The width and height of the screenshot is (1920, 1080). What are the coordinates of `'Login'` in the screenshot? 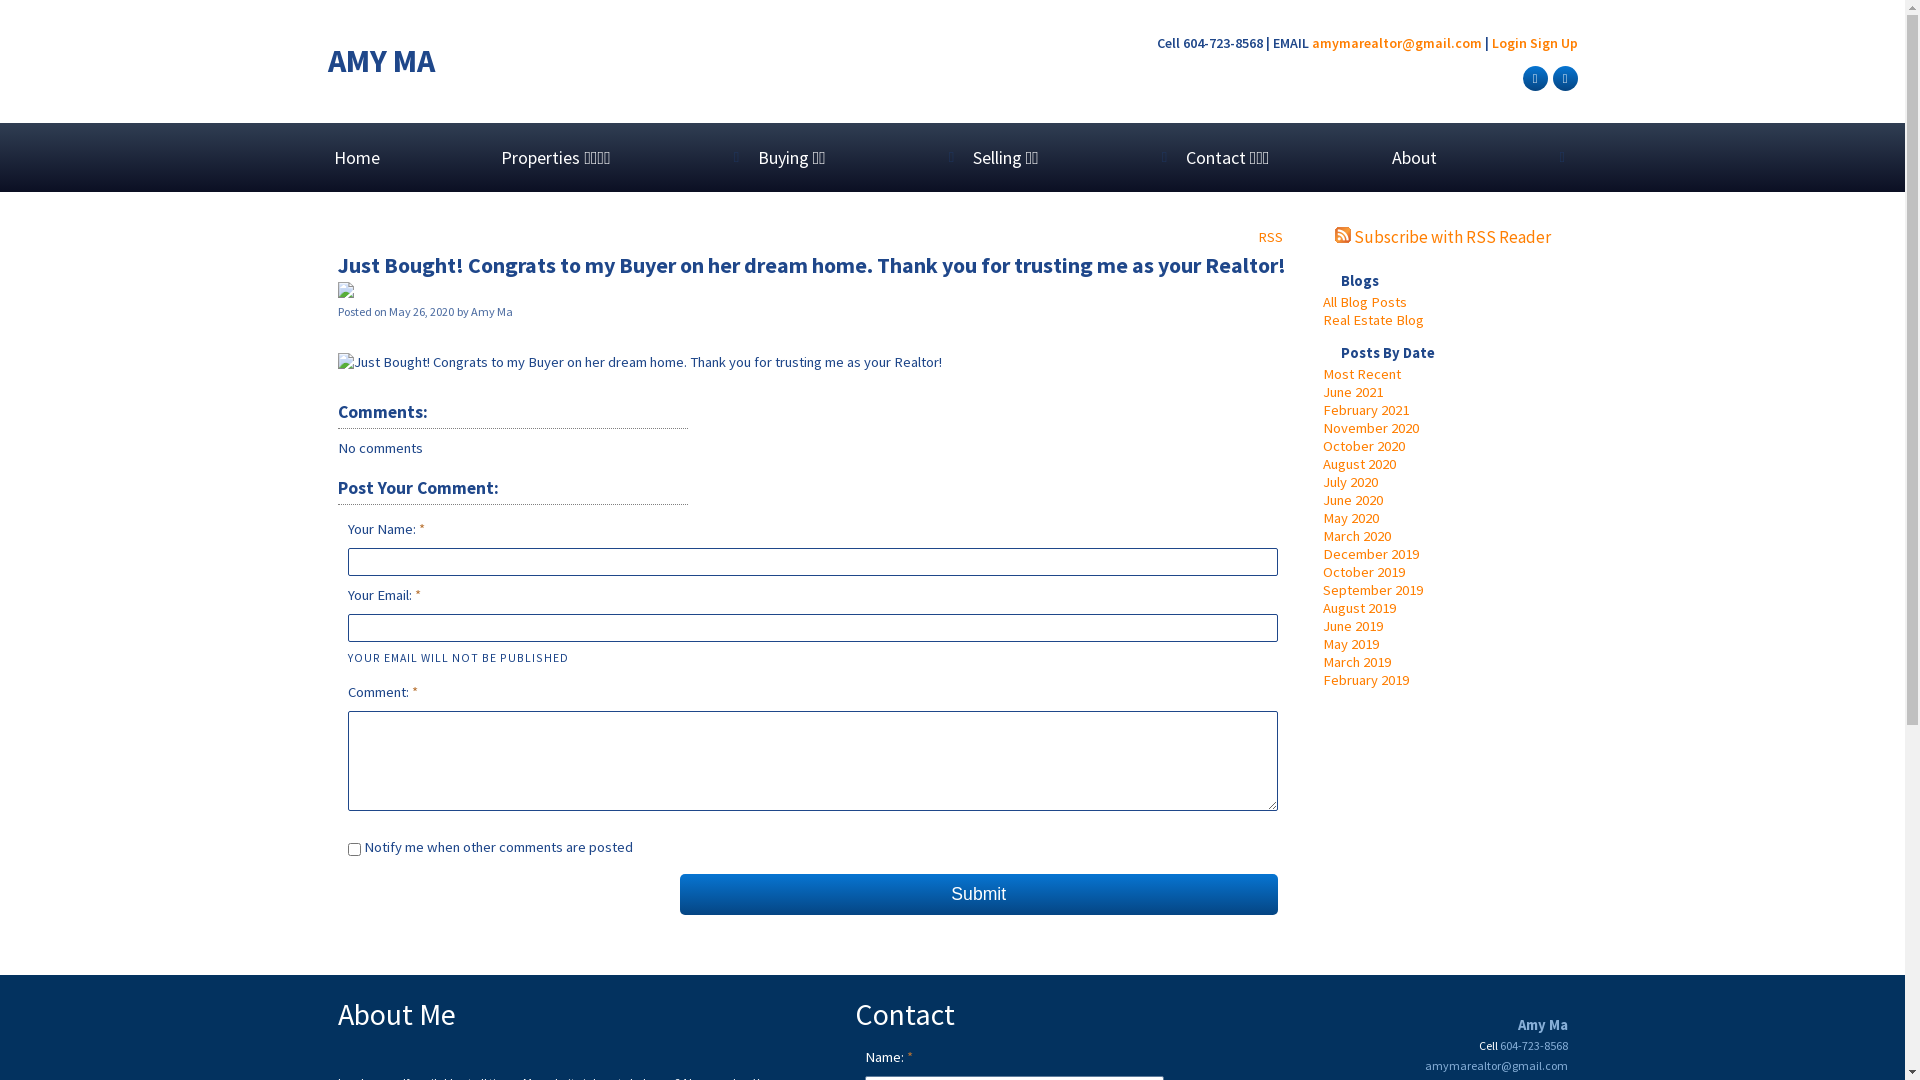 It's located at (1509, 42).